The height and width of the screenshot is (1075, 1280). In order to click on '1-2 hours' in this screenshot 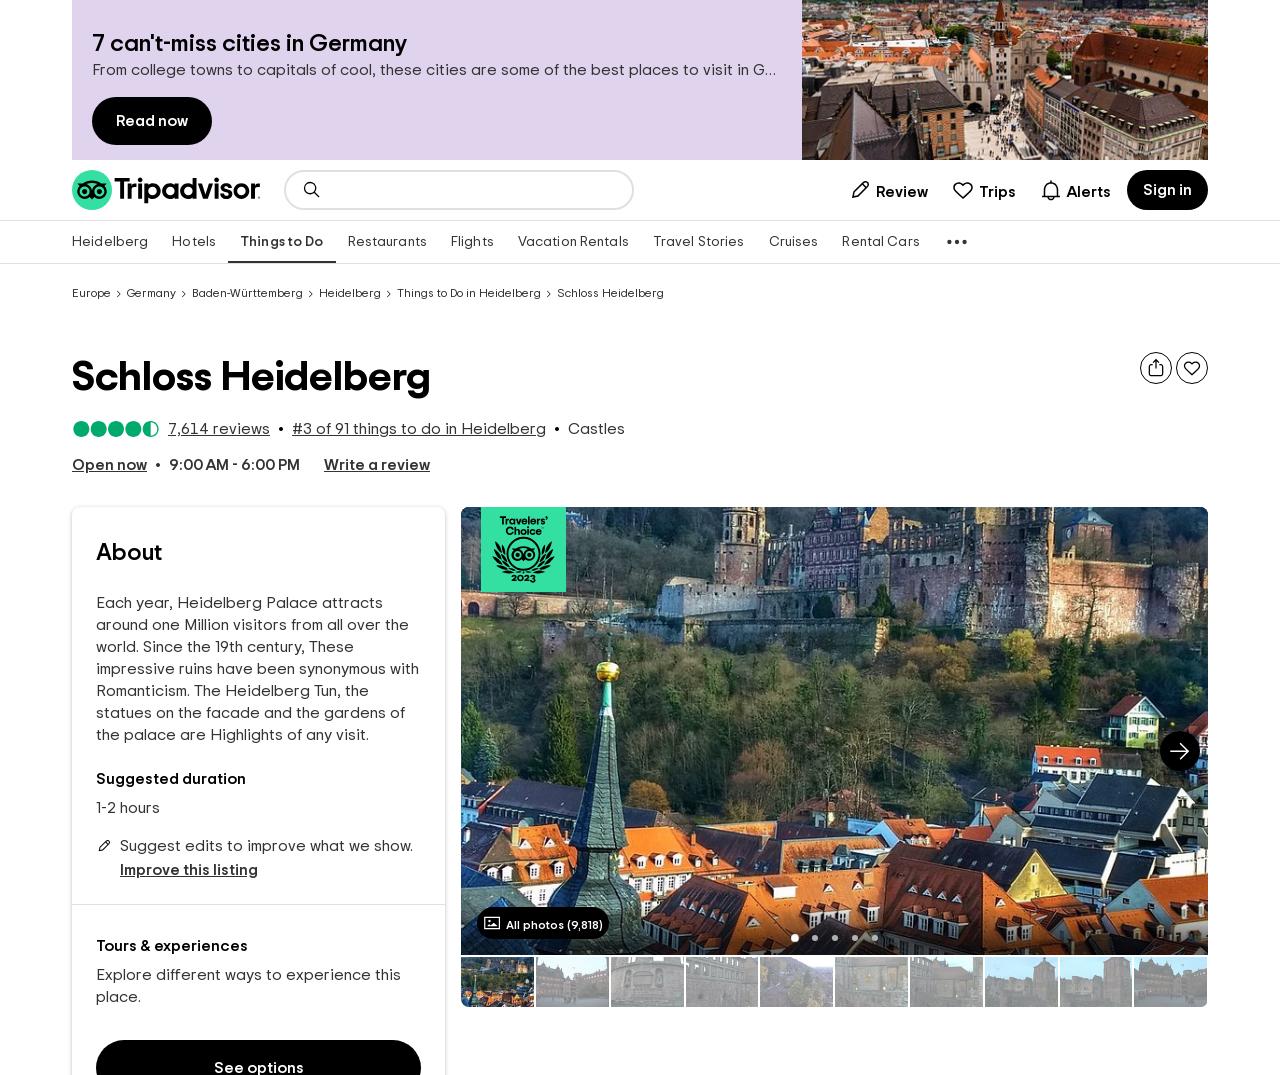, I will do `click(127, 806)`.